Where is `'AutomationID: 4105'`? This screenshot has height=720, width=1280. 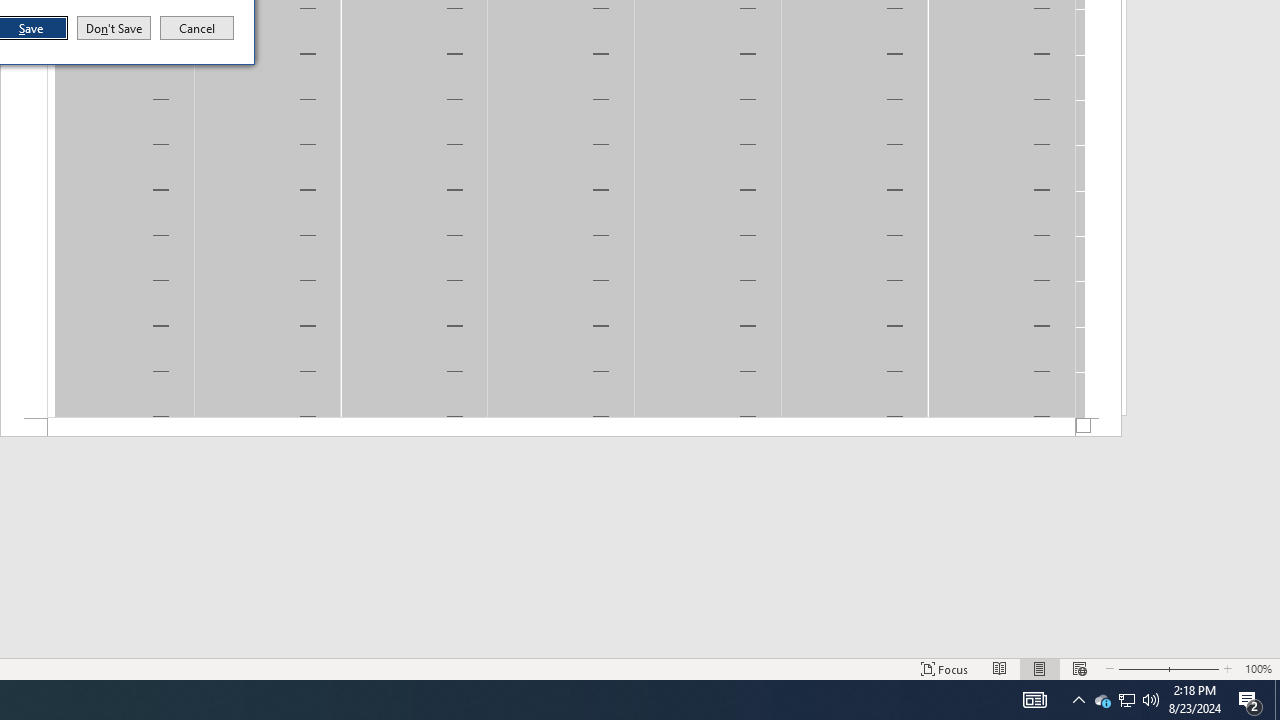
'AutomationID: 4105' is located at coordinates (1040, 669).